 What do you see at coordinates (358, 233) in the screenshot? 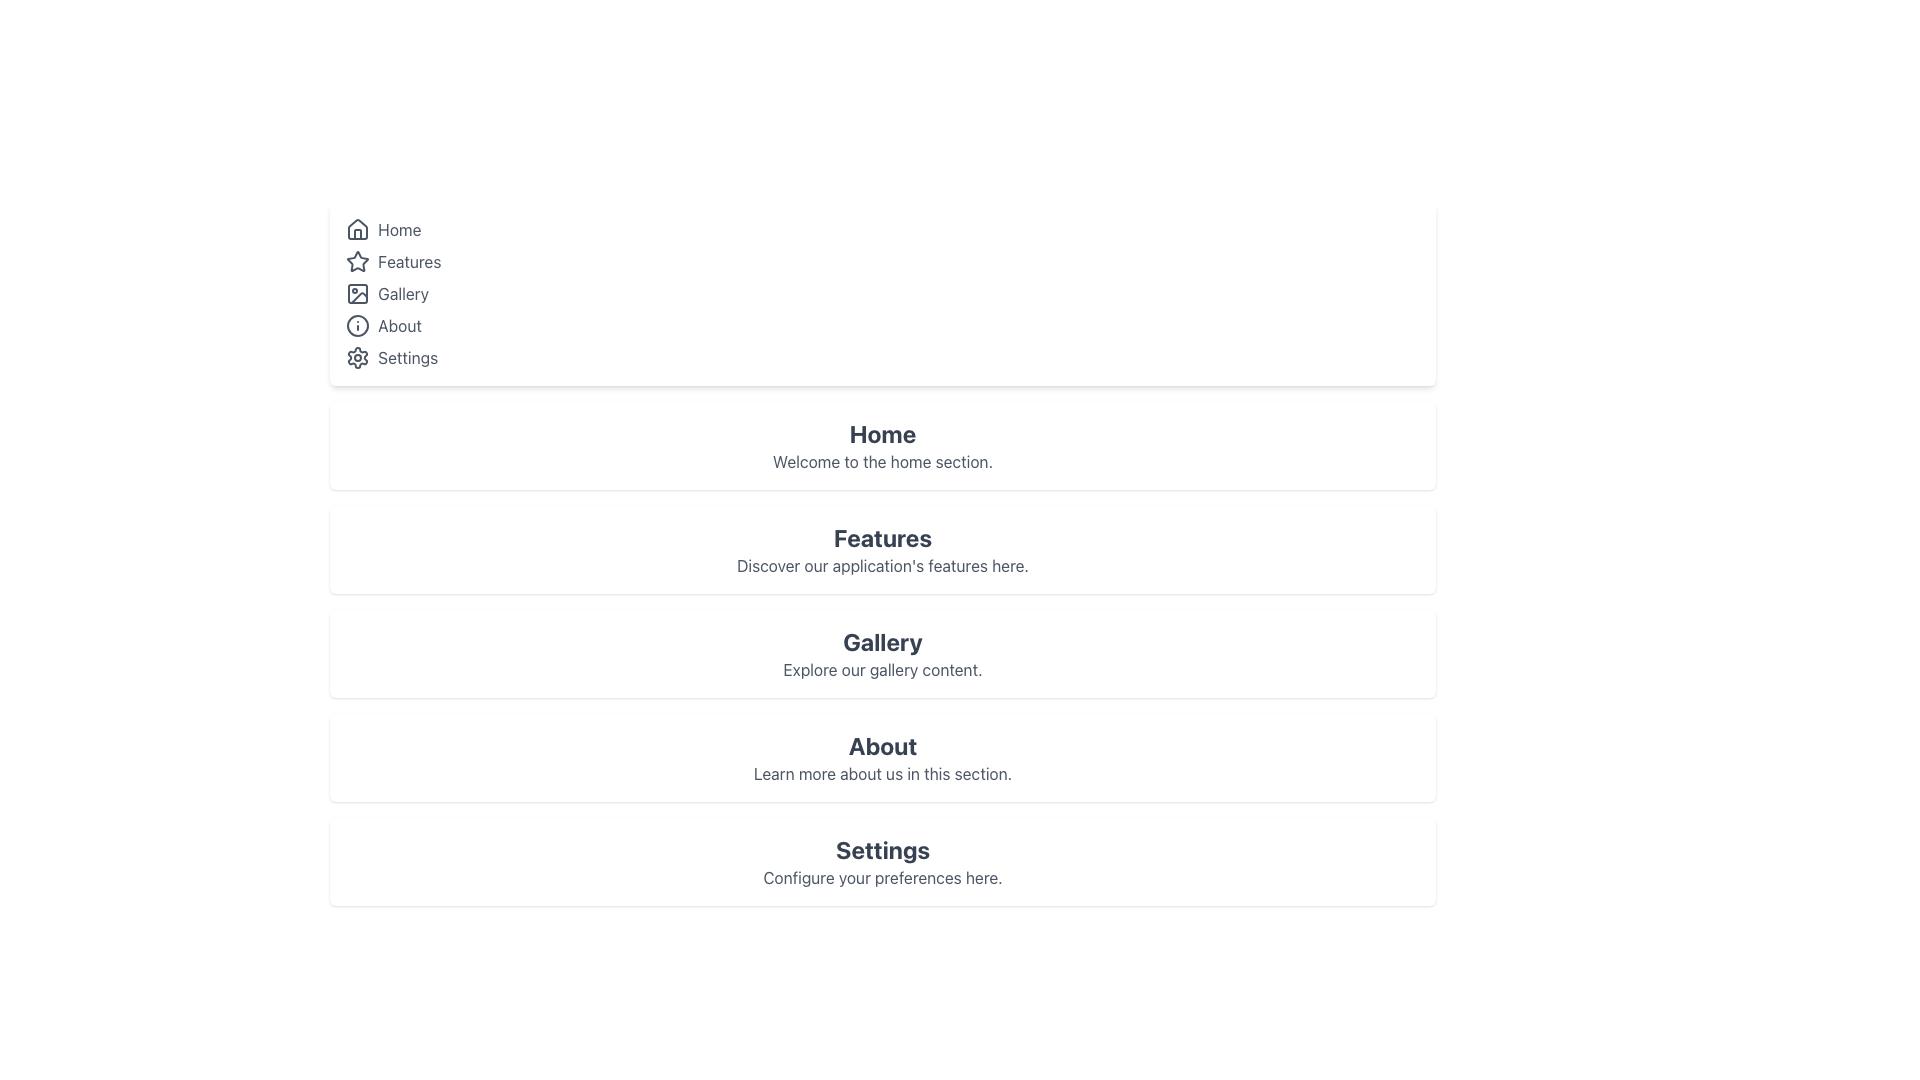
I see `the door element of the house icon, which is a vertical rectangular shape located in the lower-central part of the SVG graphic` at bounding box center [358, 233].